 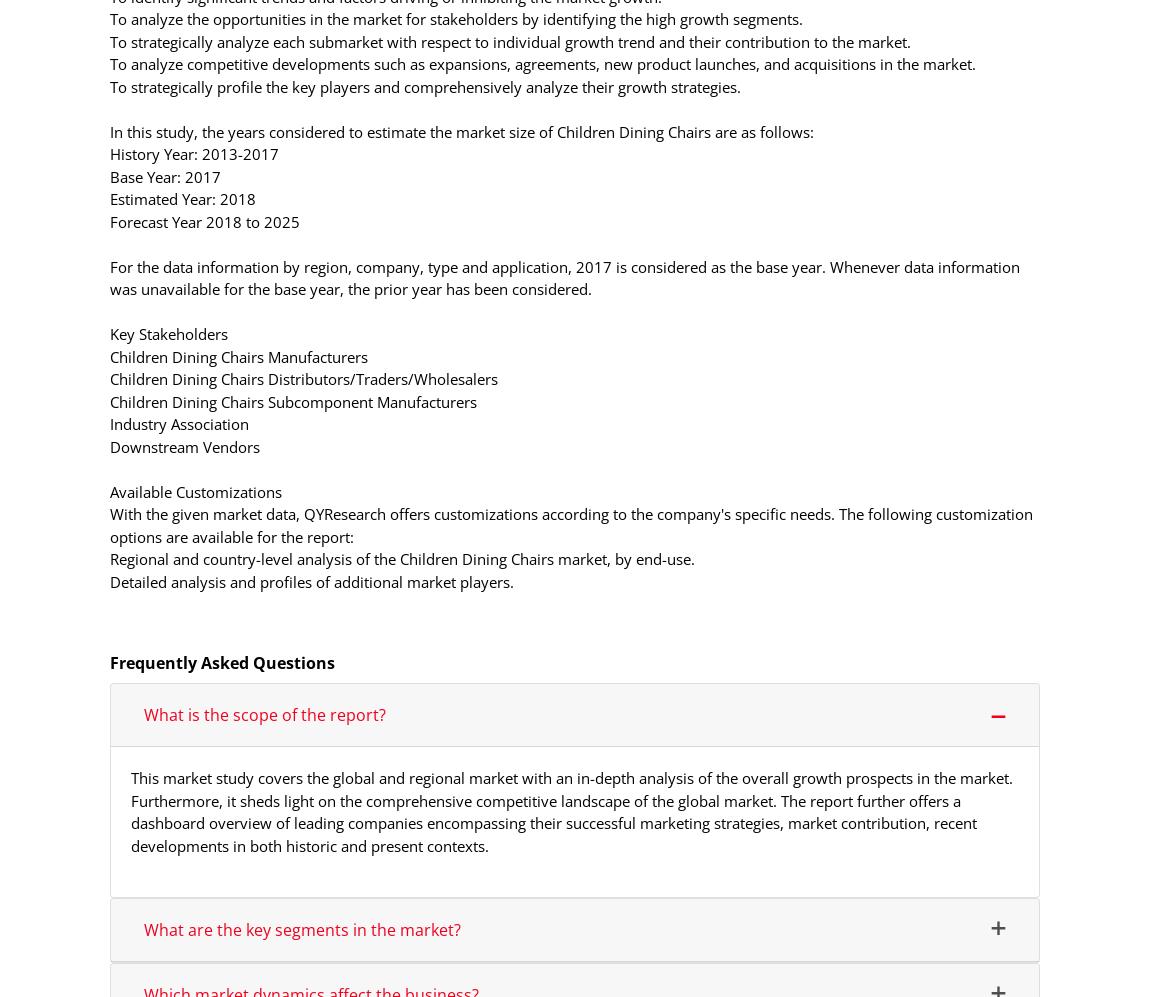 What do you see at coordinates (302, 930) in the screenshot?
I see `'What are the key segments in the market?'` at bounding box center [302, 930].